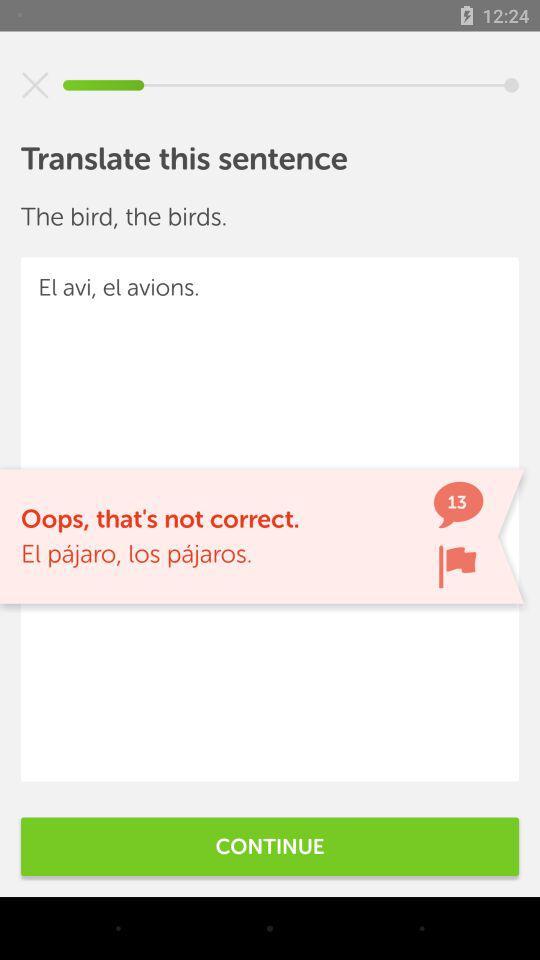 The image size is (540, 960). Describe the element at coordinates (457, 566) in the screenshot. I see `report flag` at that location.